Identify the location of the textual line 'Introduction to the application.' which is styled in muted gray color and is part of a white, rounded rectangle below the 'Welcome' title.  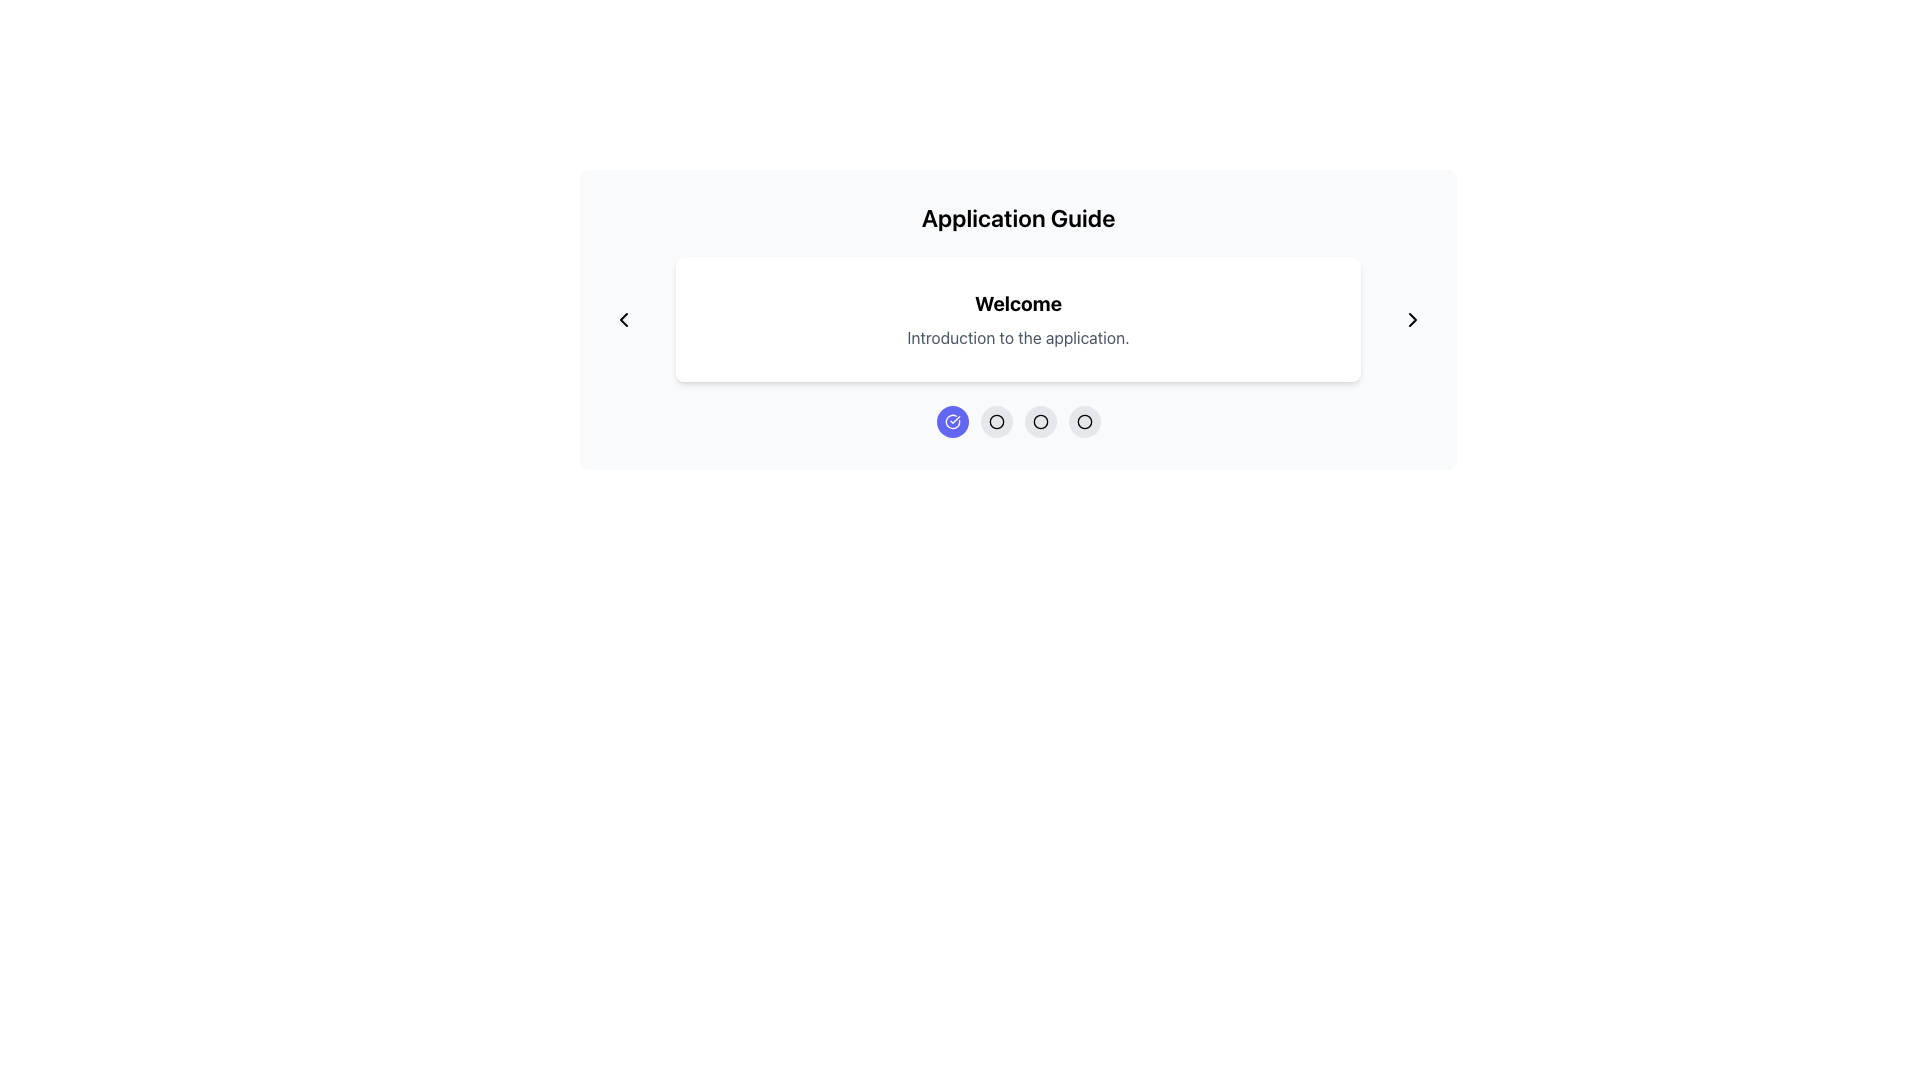
(1018, 337).